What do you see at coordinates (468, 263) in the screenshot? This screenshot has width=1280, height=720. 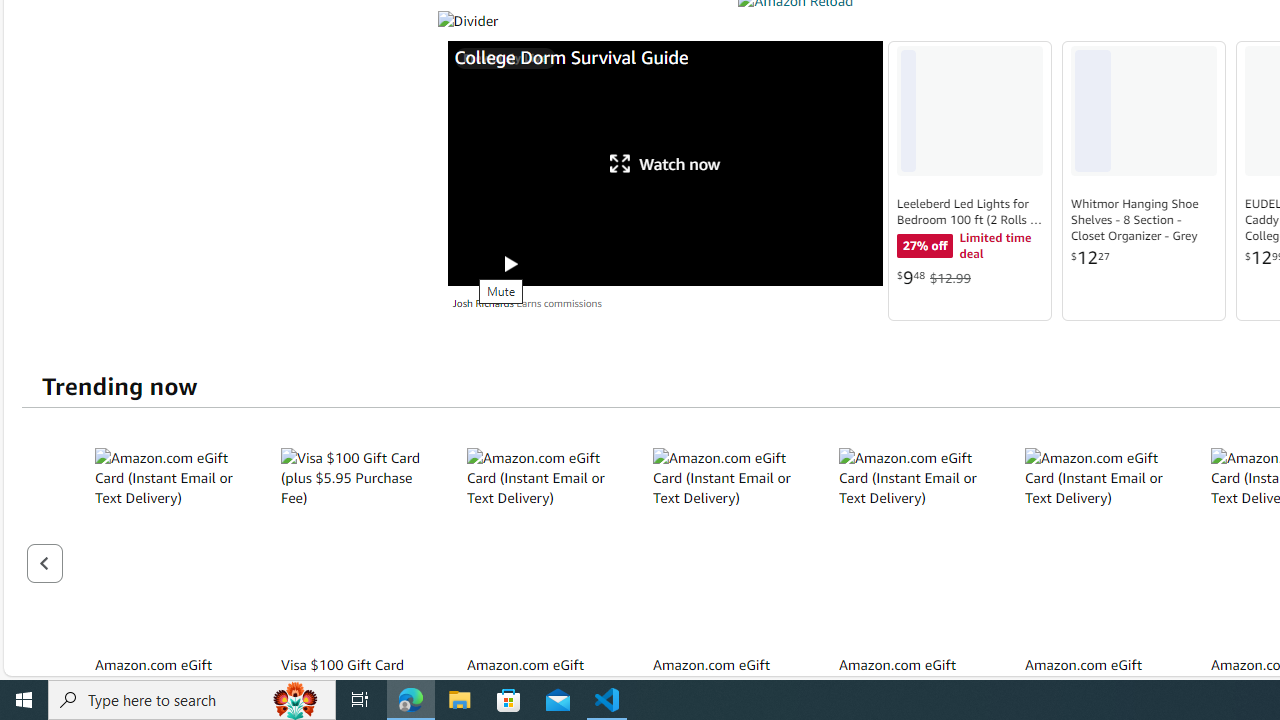 I see `'Mute'` at bounding box center [468, 263].